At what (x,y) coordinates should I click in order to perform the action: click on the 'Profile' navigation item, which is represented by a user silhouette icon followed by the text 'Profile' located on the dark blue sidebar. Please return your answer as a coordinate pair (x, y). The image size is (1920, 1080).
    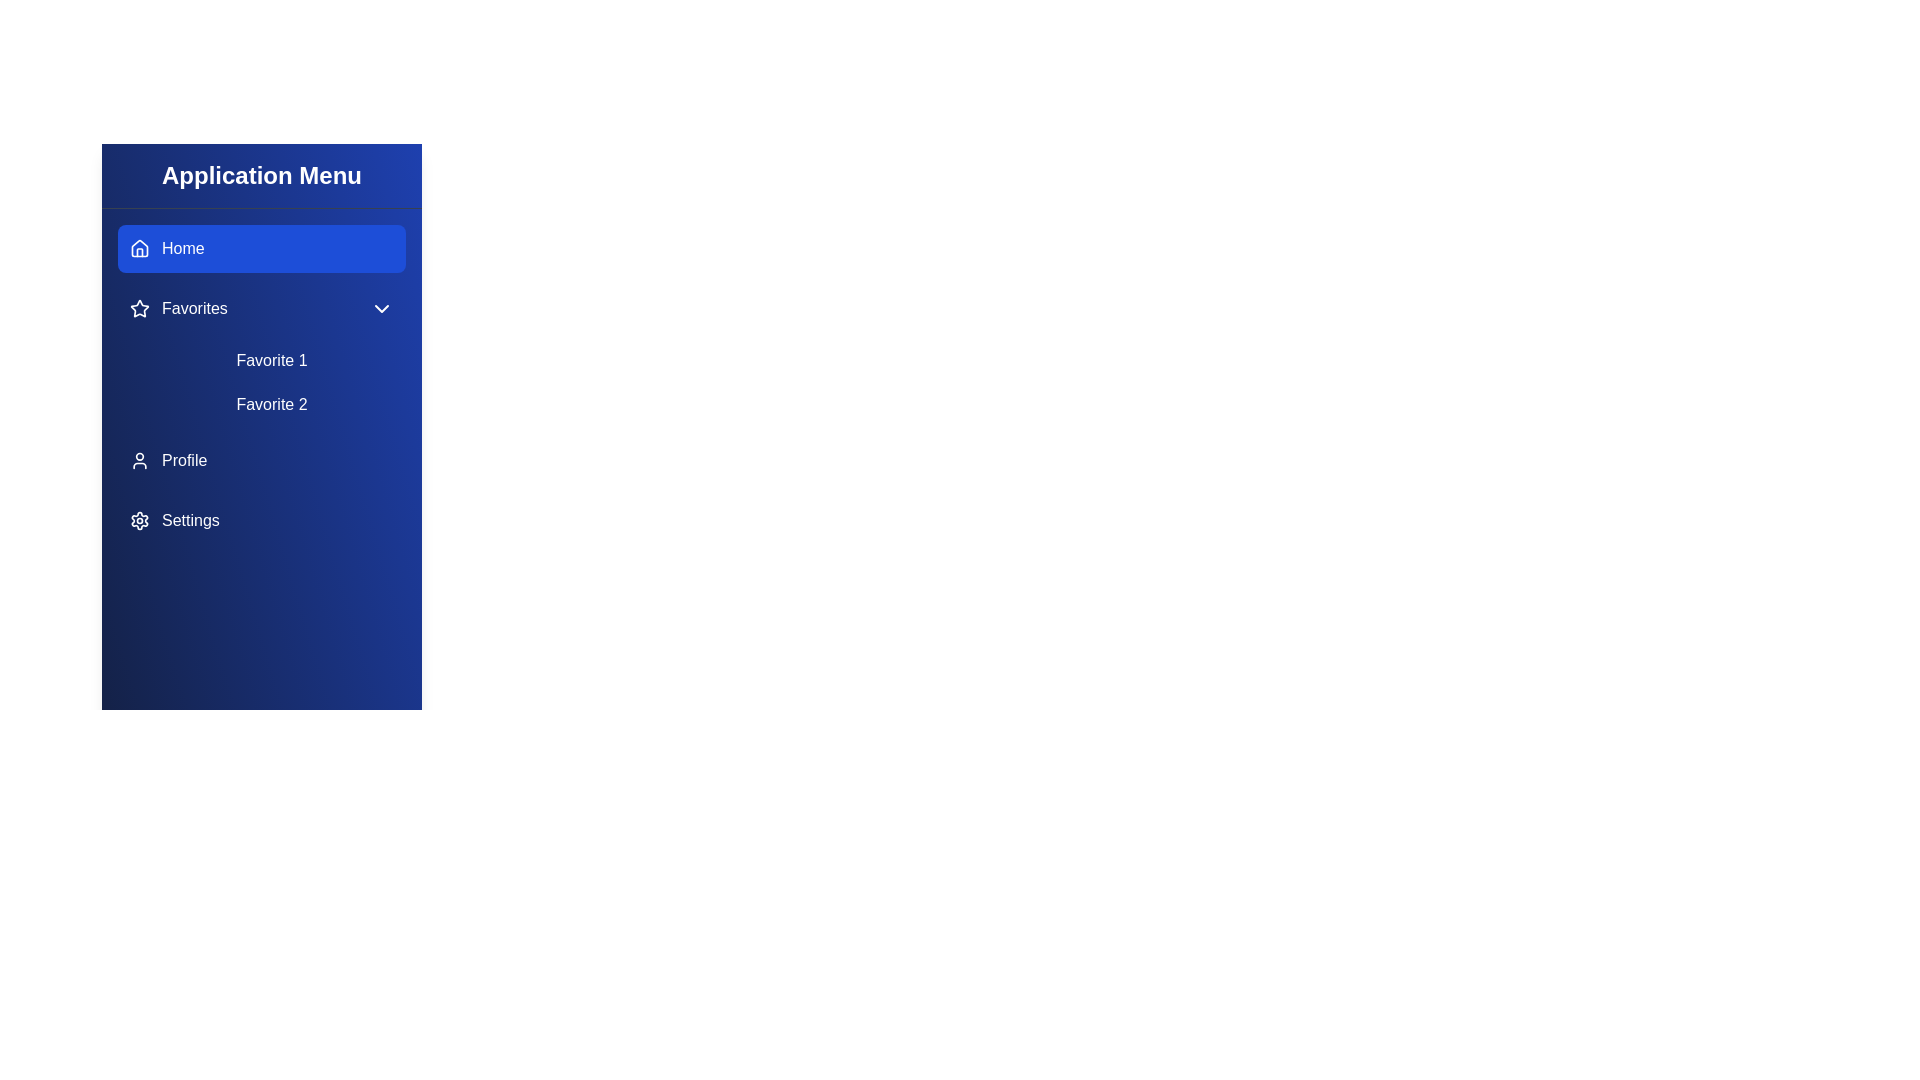
    Looking at the image, I should click on (168, 461).